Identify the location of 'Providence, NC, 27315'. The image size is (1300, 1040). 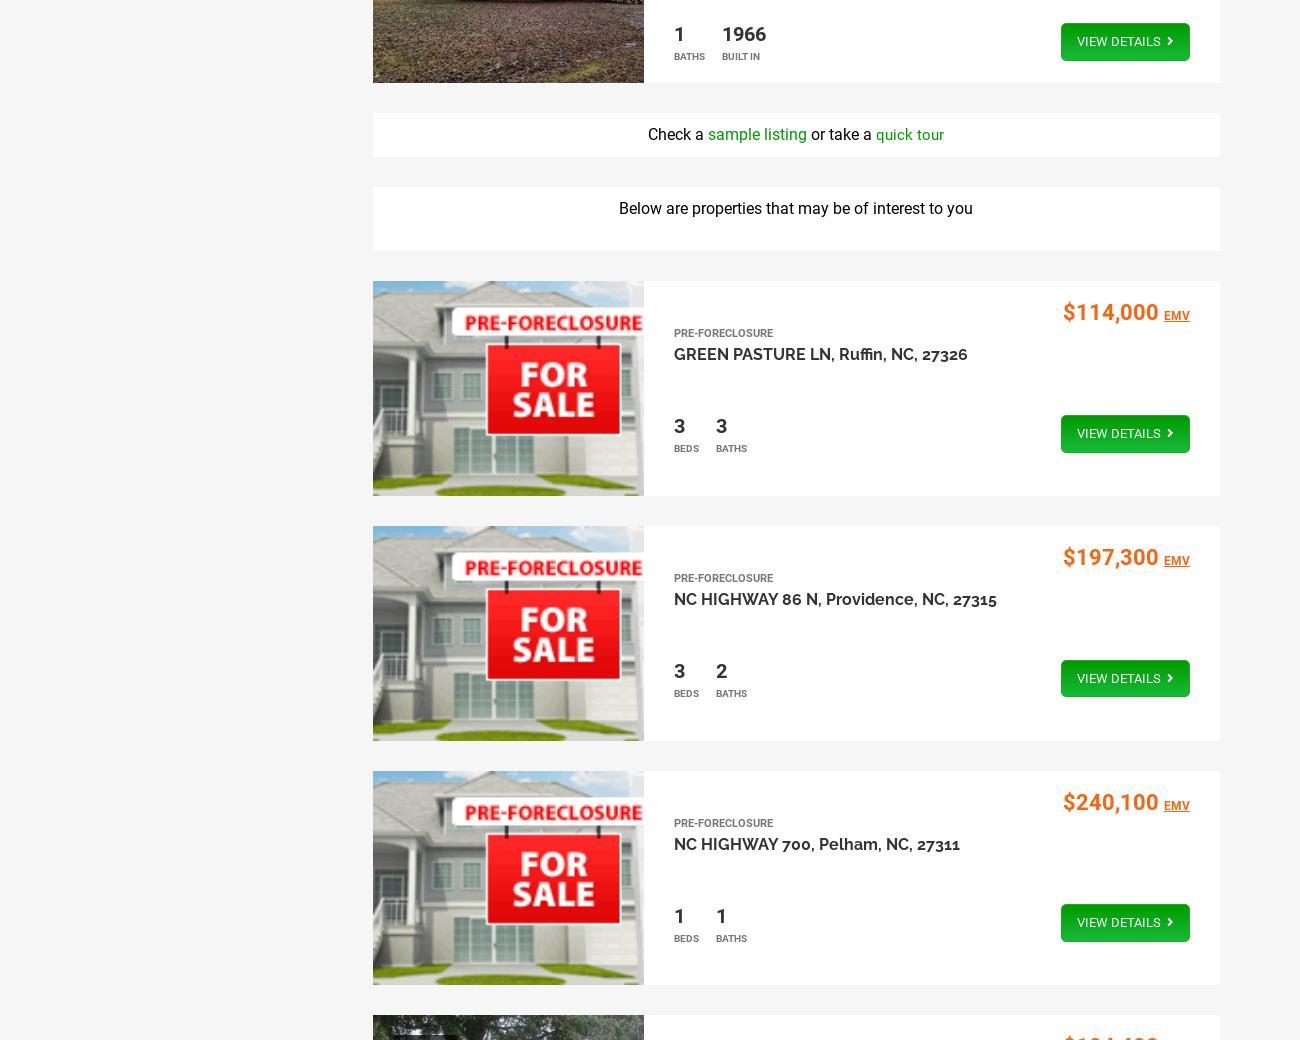
(824, 598).